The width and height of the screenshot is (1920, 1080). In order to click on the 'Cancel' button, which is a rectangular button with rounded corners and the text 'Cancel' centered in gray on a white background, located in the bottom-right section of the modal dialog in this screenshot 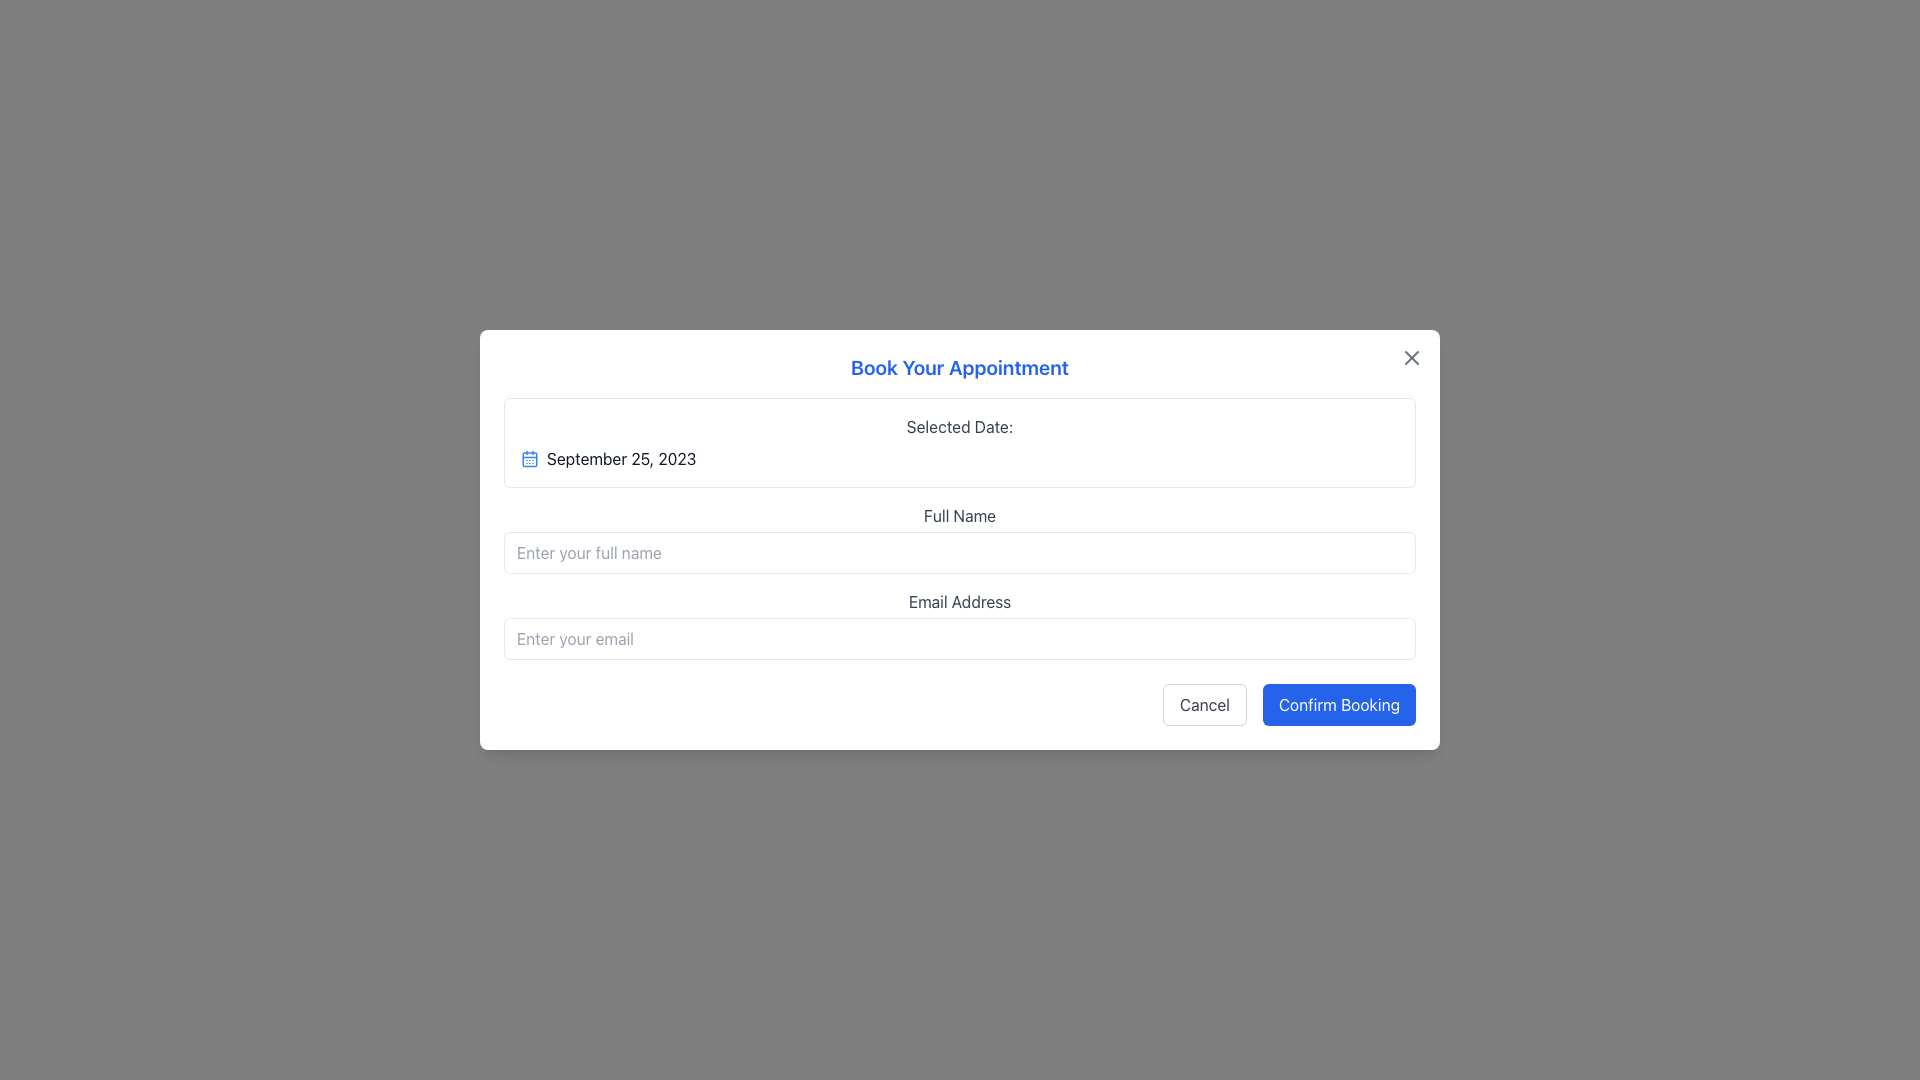, I will do `click(1203, 704)`.